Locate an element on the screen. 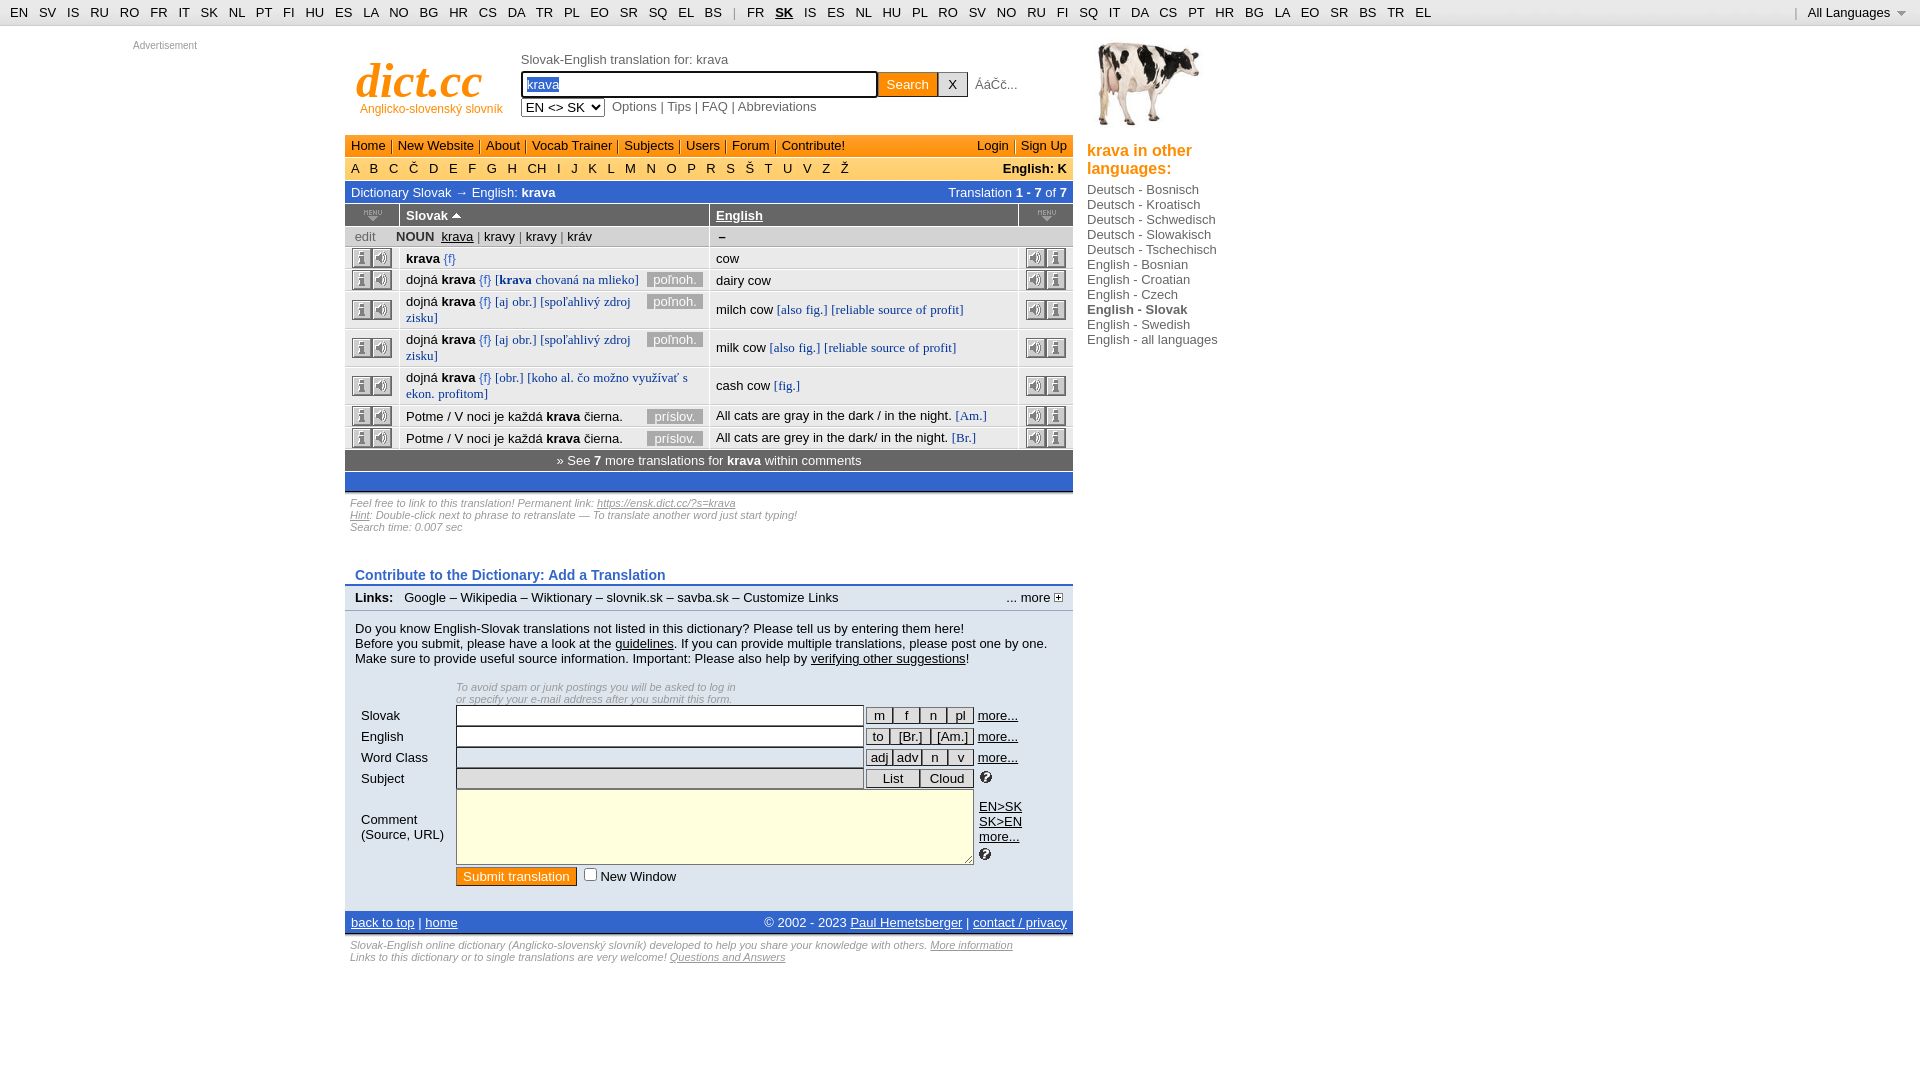 Image resolution: width=1920 pixels, height=1080 pixels. 'kravy' is located at coordinates (541, 235).